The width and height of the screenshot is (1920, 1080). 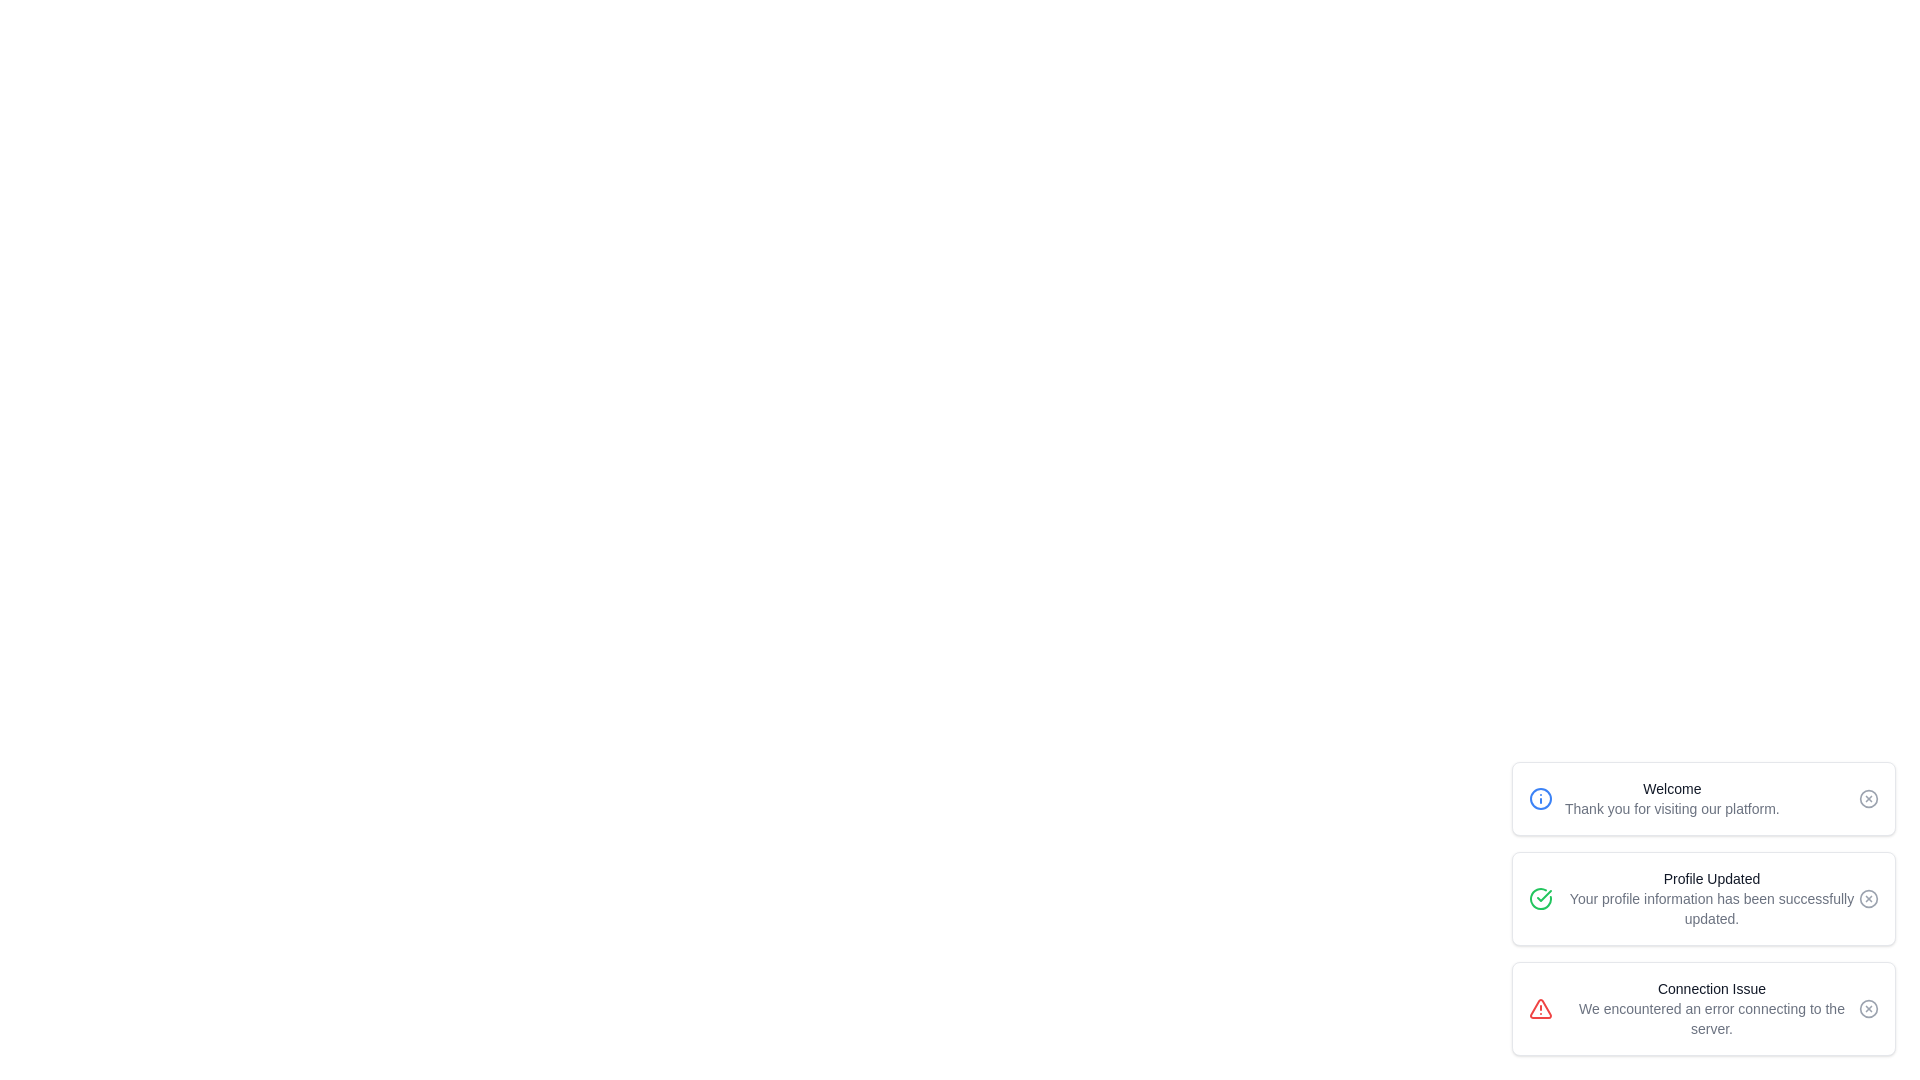 What do you see at coordinates (1703, 897) in the screenshot?
I see `the notification with title Profile Updated to observe style changes` at bounding box center [1703, 897].